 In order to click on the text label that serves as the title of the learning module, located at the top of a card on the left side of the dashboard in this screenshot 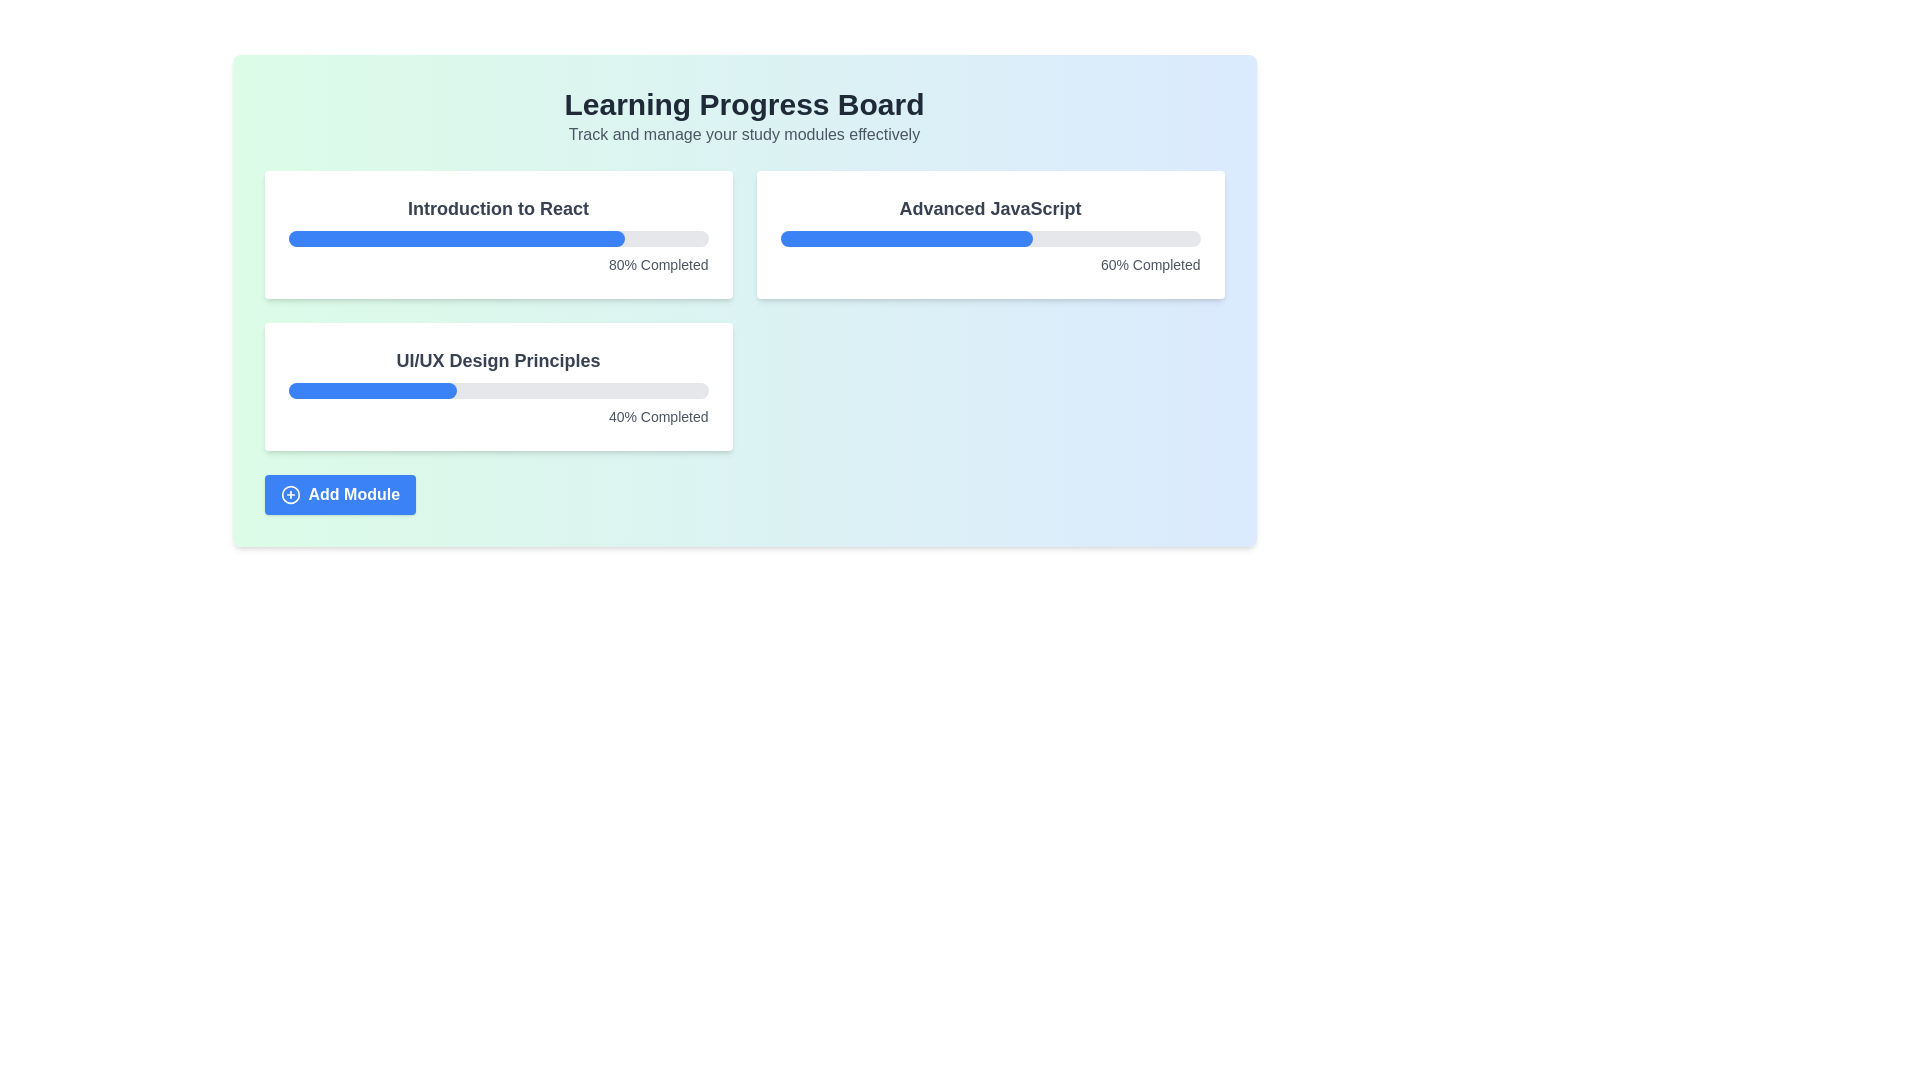, I will do `click(498, 208)`.